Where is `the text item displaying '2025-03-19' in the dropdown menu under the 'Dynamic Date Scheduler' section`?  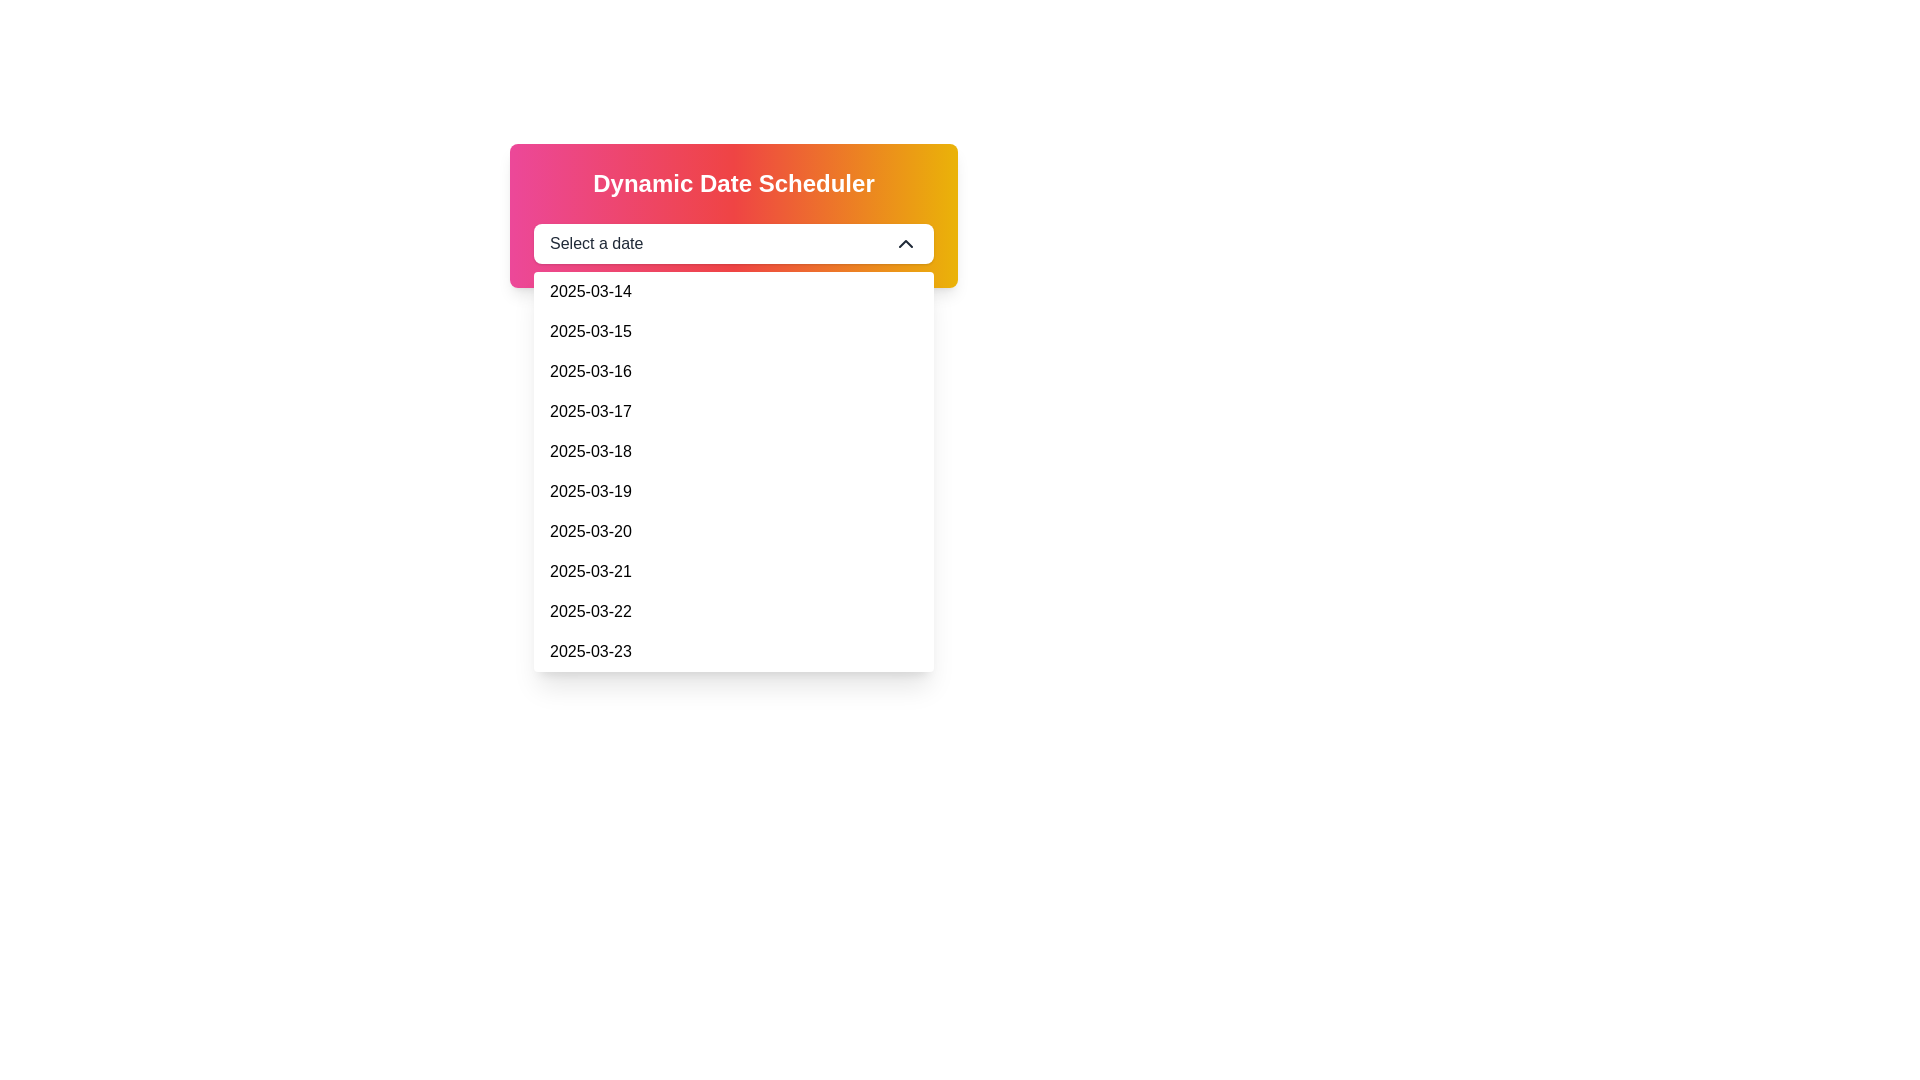 the text item displaying '2025-03-19' in the dropdown menu under the 'Dynamic Date Scheduler' section is located at coordinates (589, 492).